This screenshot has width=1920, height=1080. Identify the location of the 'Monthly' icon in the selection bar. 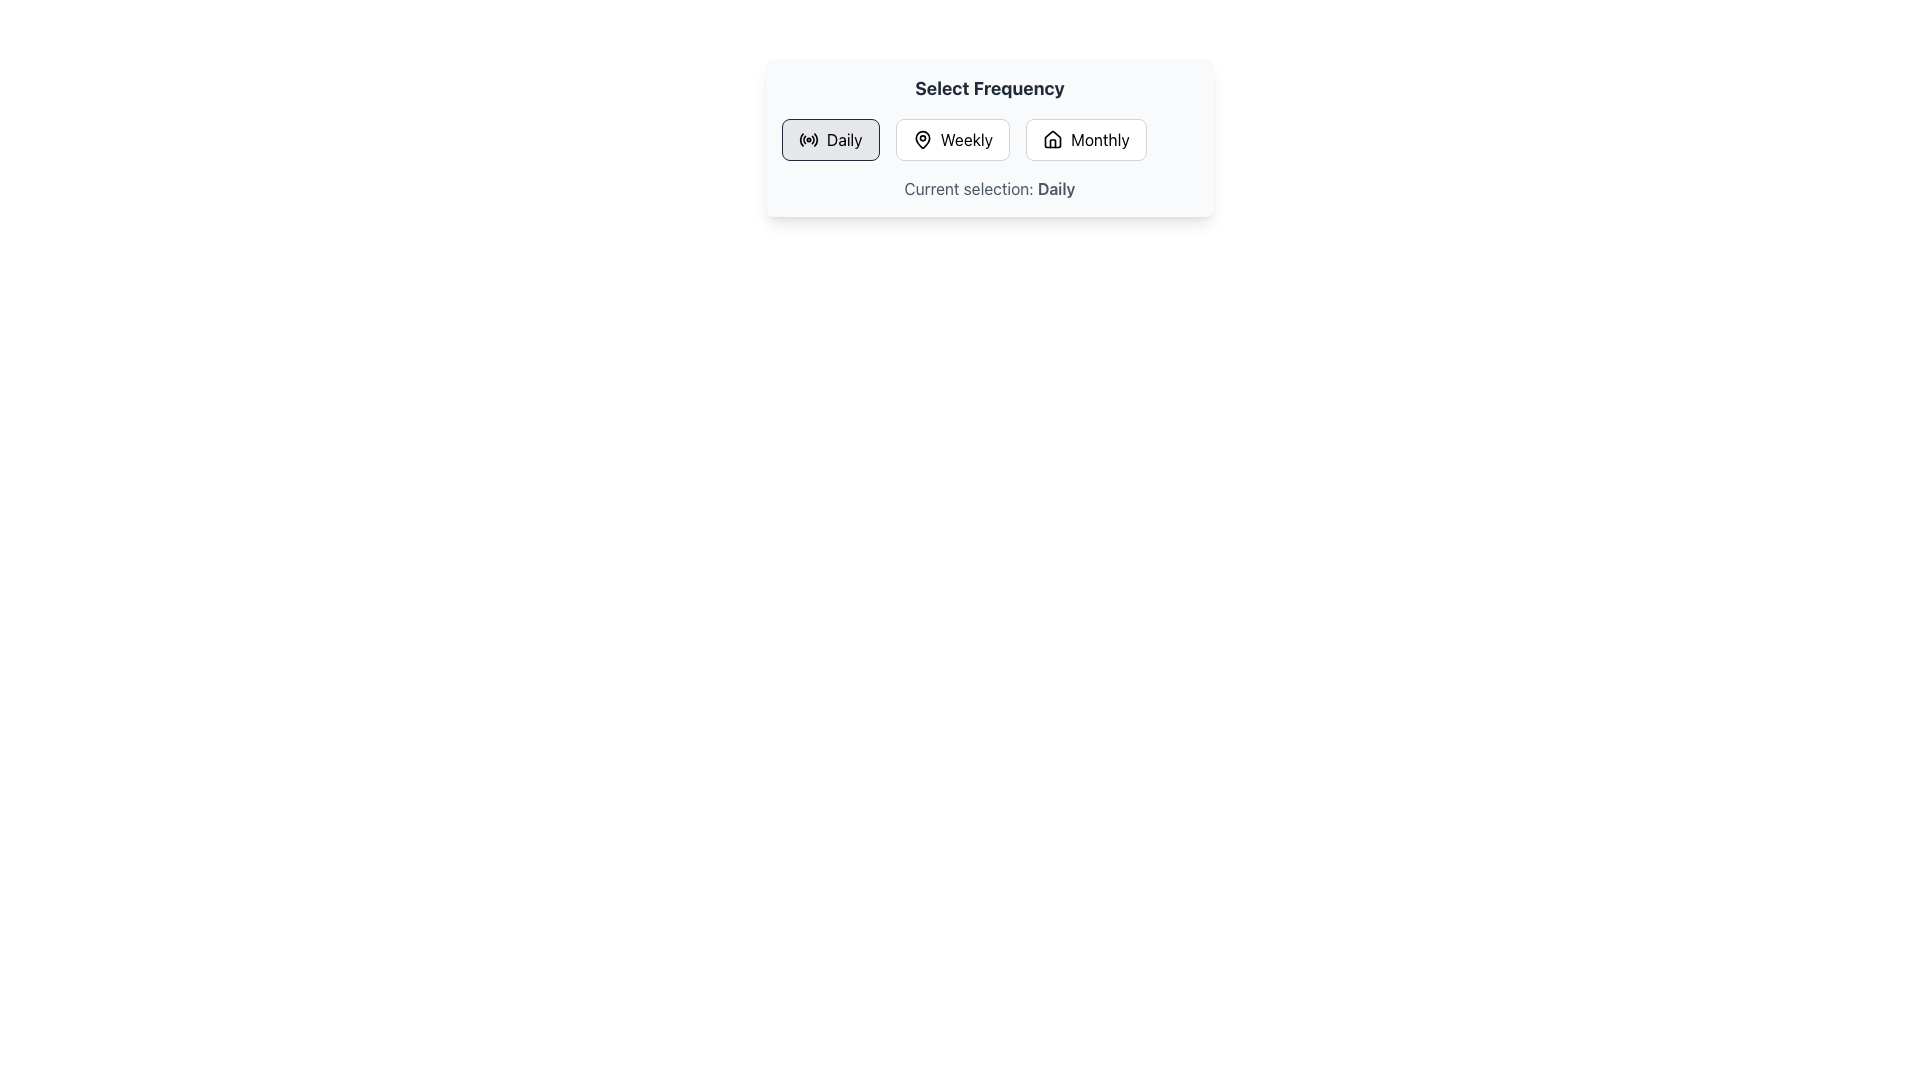
(1052, 138).